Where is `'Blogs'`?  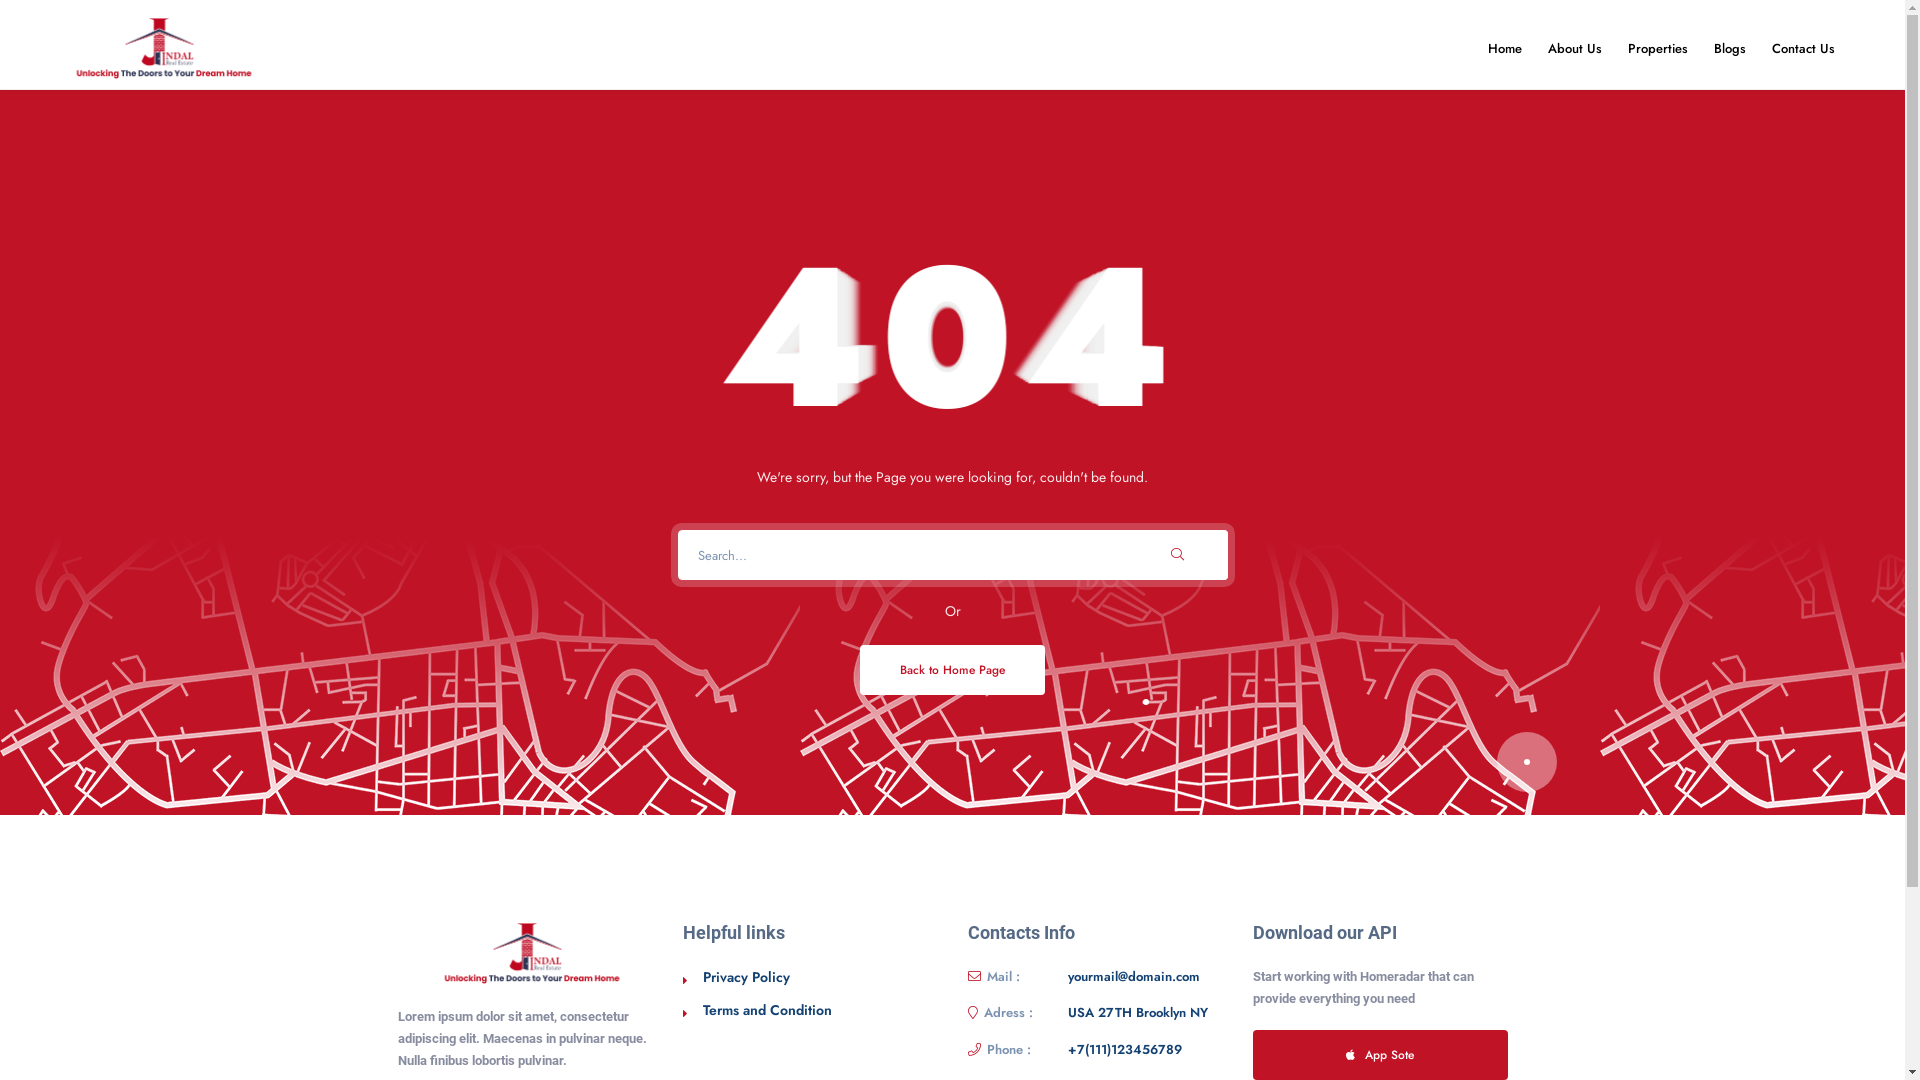 'Blogs' is located at coordinates (1728, 47).